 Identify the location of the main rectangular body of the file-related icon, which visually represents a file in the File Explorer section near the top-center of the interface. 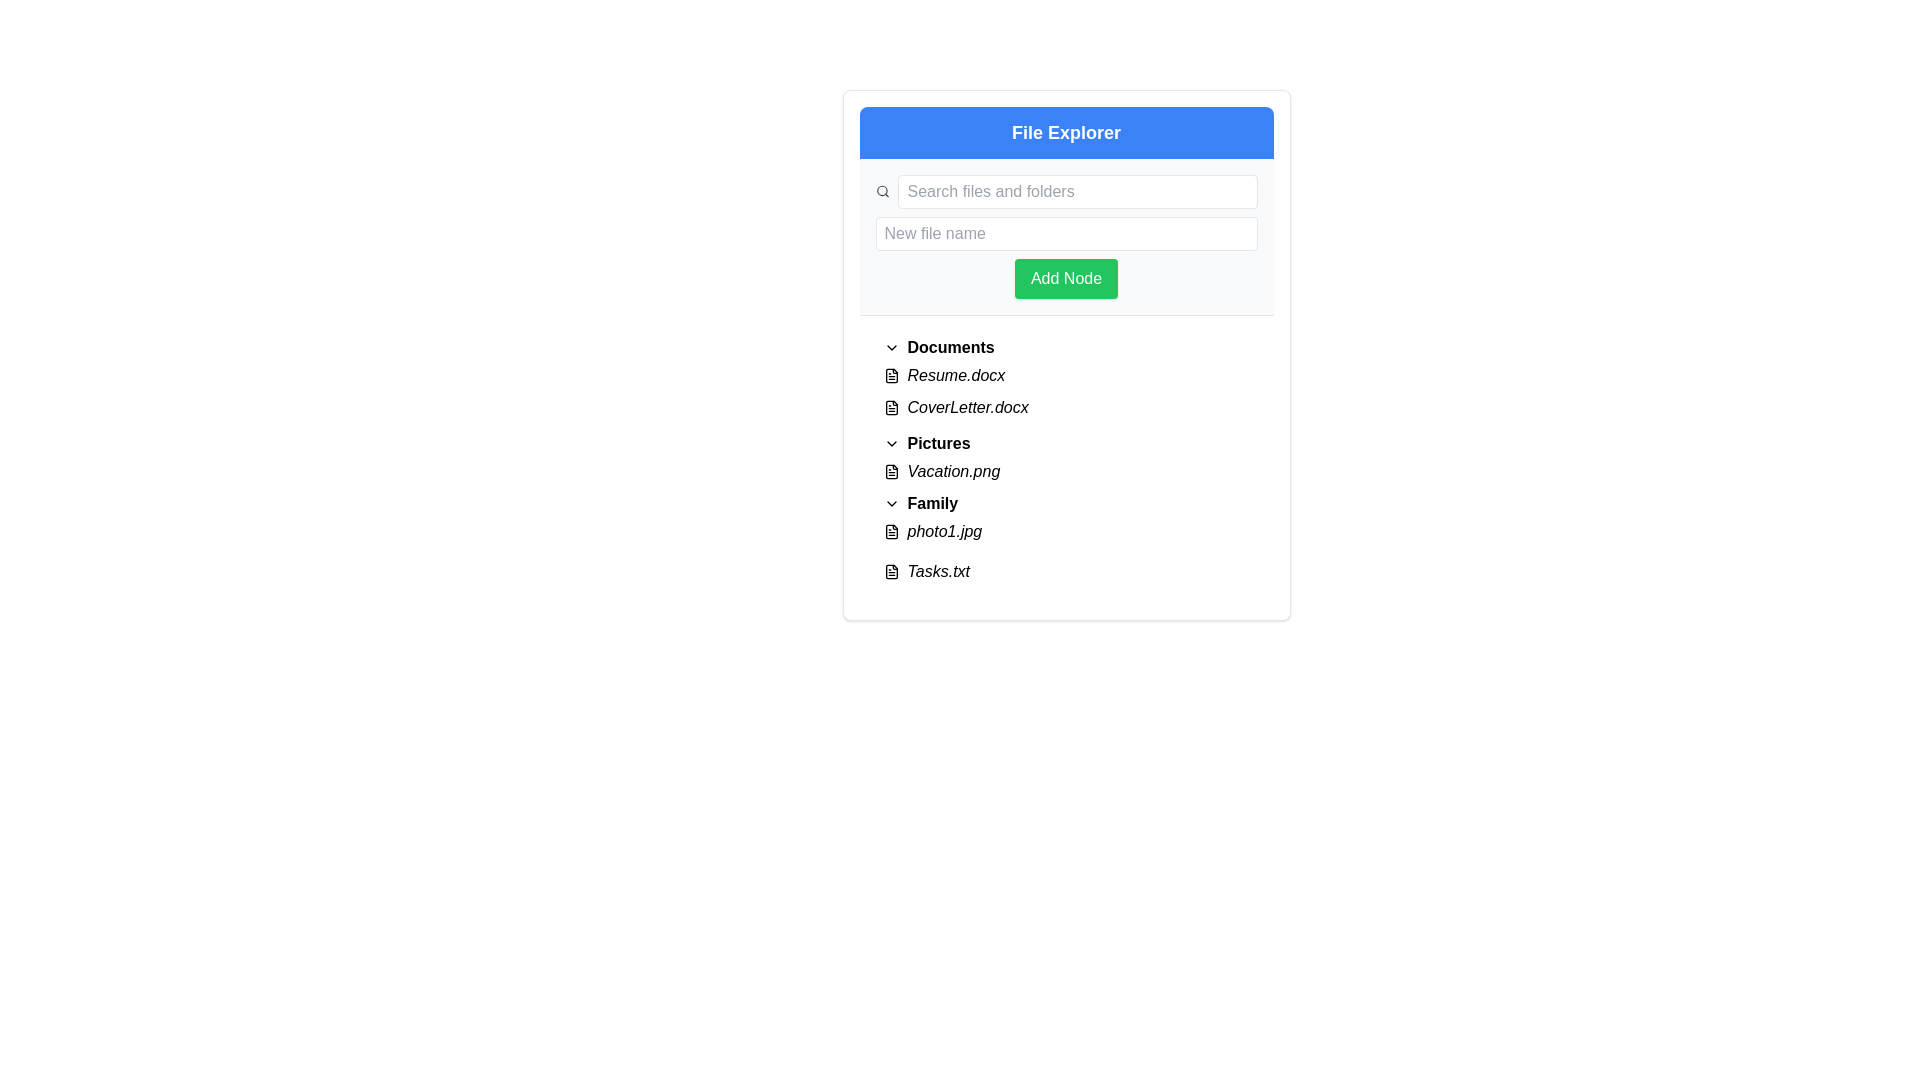
(890, 375).